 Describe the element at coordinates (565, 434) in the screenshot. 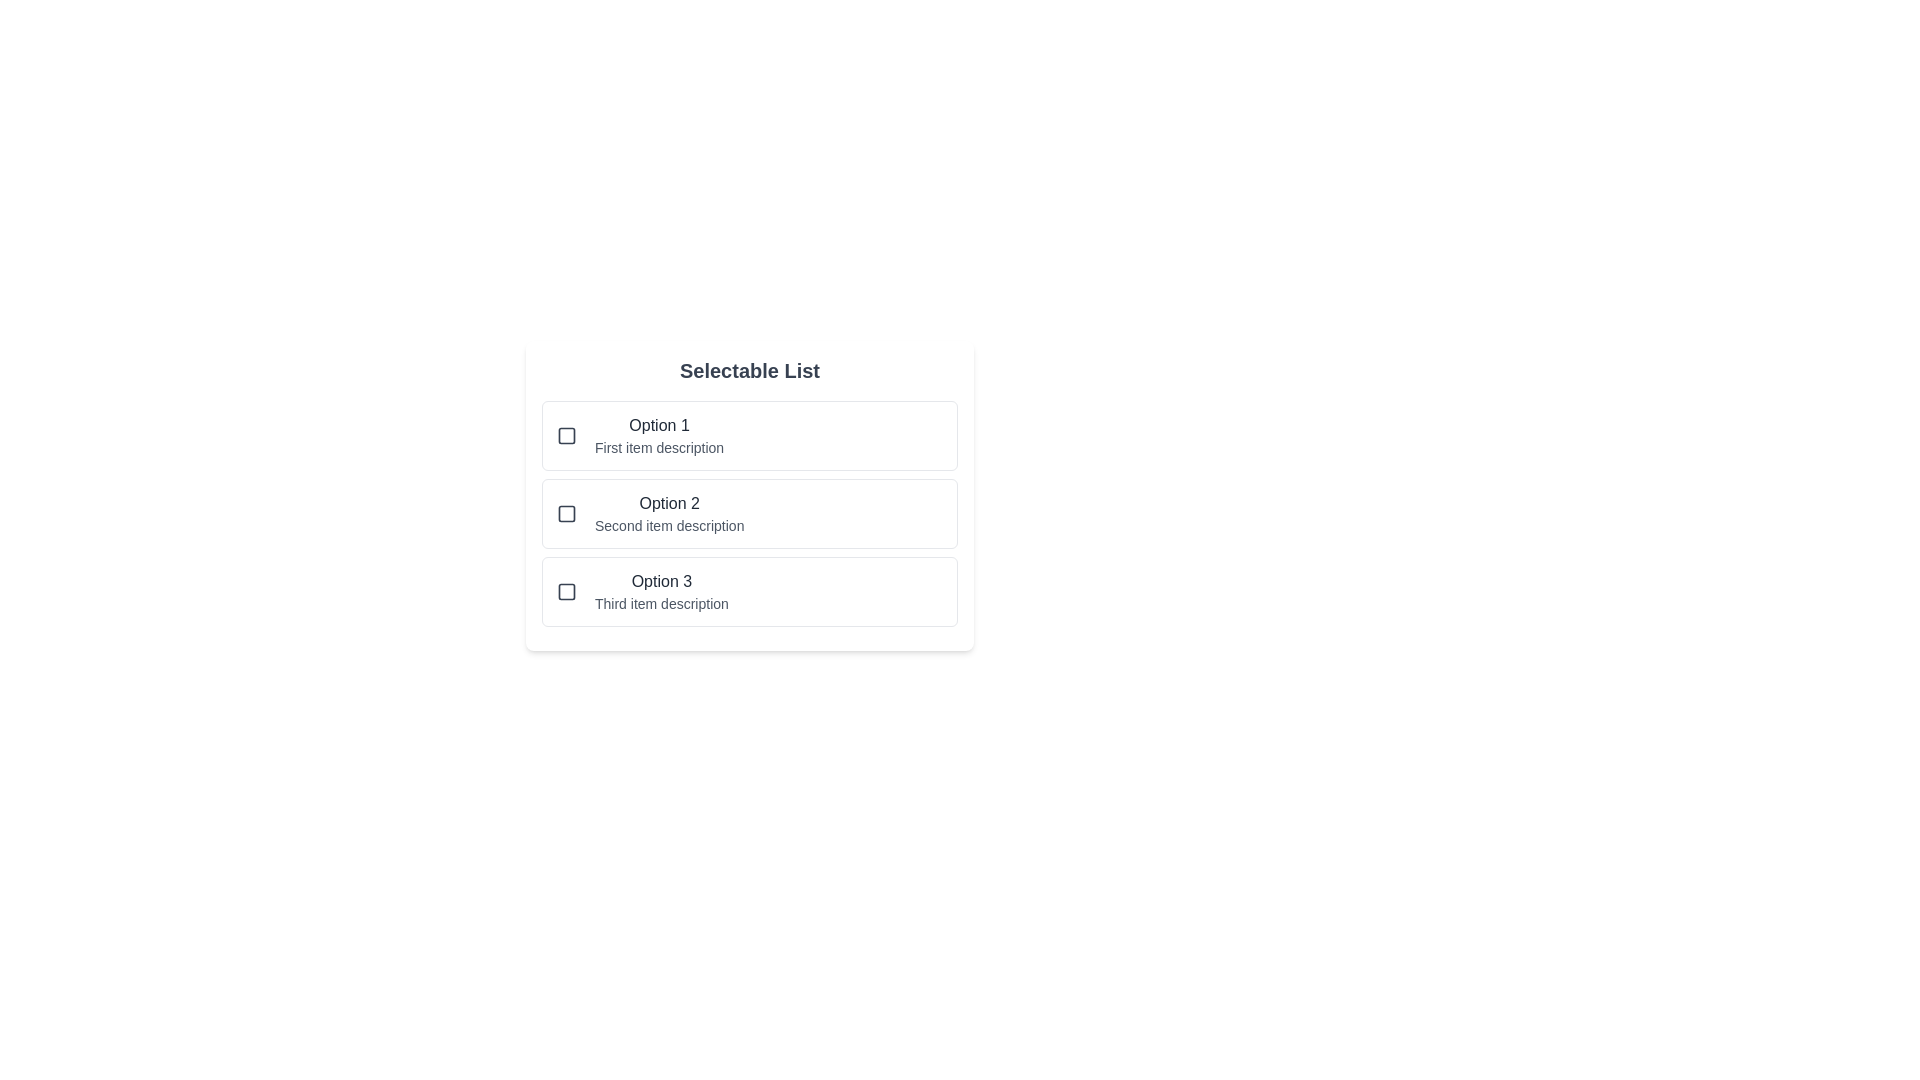

I see `the checkbox corresponding to 1 to toggle its selection state` at that location.